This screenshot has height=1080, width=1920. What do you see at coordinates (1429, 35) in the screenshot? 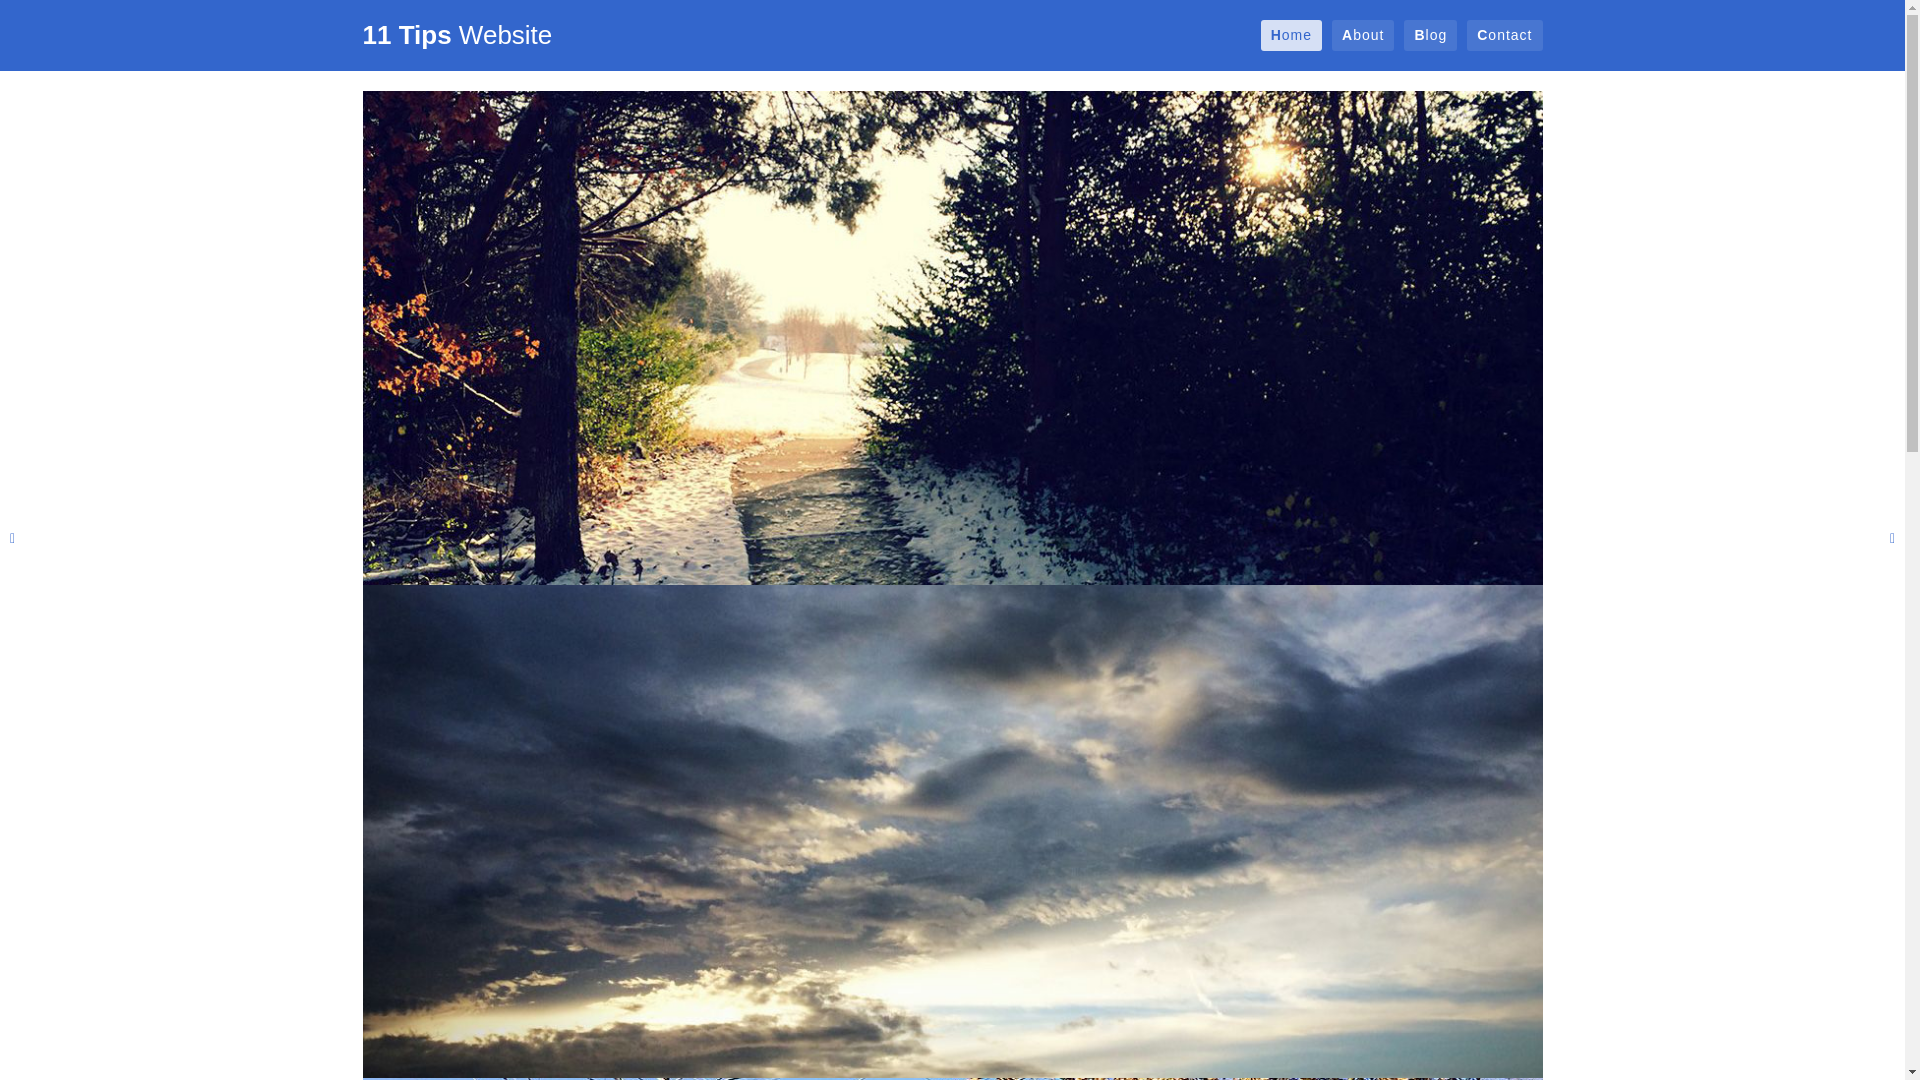
I see `'Blog'` at bounding box center [1429, 35].